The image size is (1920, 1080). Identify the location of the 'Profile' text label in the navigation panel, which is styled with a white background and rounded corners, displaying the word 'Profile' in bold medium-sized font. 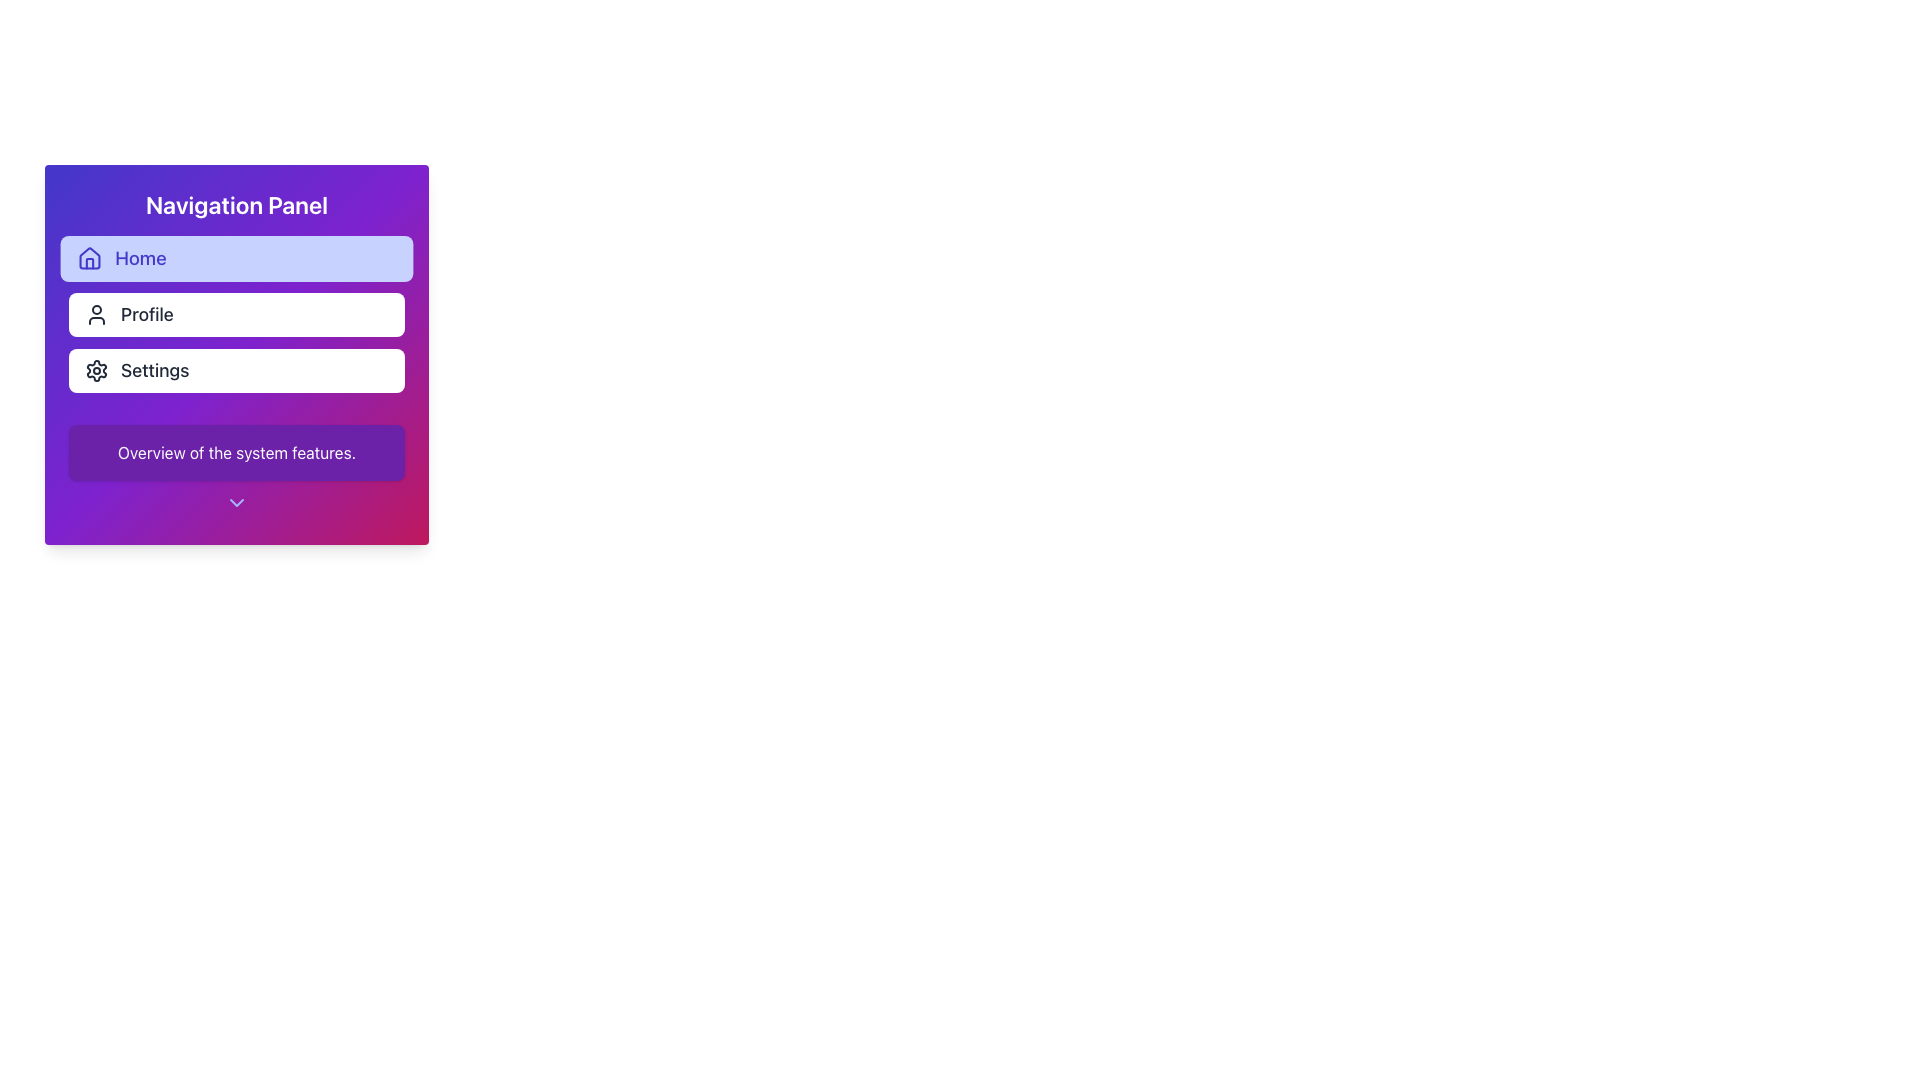
(146, 315).